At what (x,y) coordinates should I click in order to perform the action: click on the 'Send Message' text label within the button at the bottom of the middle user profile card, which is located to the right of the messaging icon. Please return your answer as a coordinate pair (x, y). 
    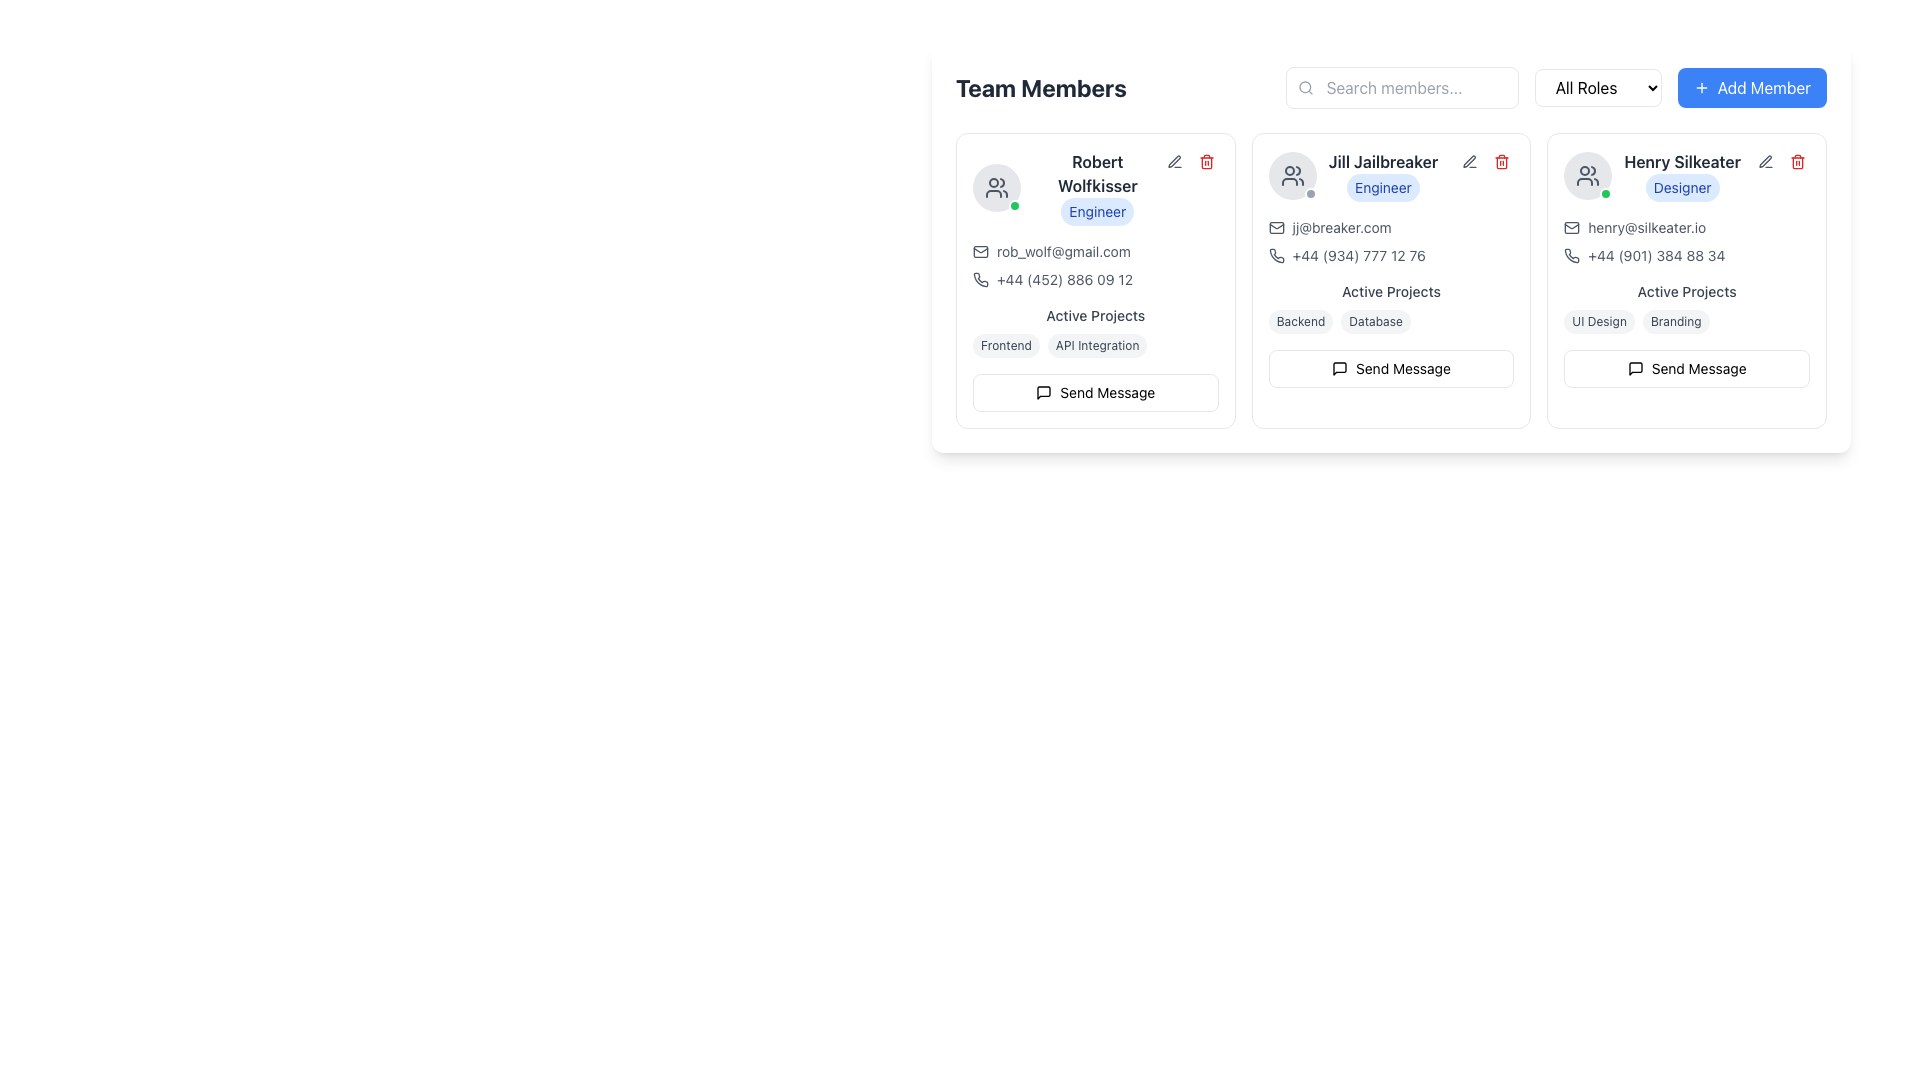
    Looking at the image, I should click on (1402, 369).